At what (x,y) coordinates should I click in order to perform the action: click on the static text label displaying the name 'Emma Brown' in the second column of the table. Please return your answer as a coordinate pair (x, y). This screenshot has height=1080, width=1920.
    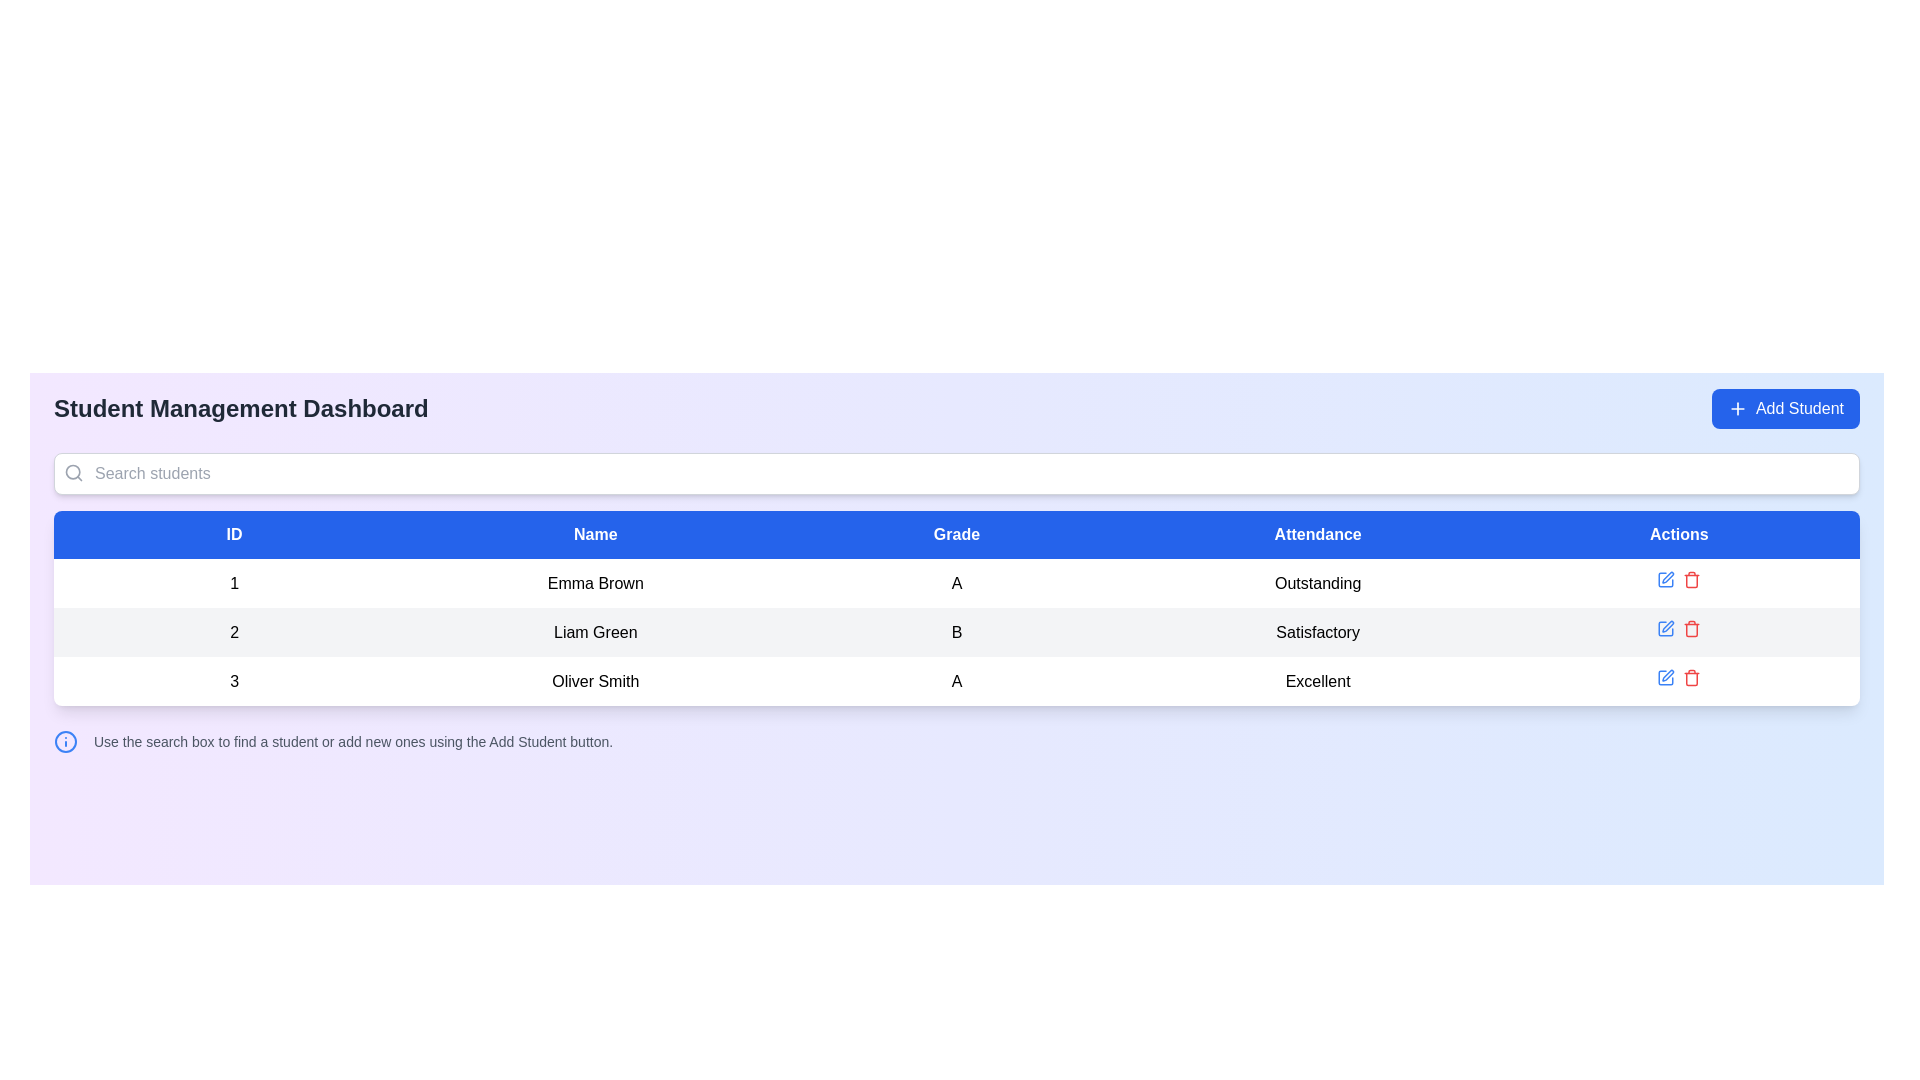
    Looking at the image, I should click on (594, 583).